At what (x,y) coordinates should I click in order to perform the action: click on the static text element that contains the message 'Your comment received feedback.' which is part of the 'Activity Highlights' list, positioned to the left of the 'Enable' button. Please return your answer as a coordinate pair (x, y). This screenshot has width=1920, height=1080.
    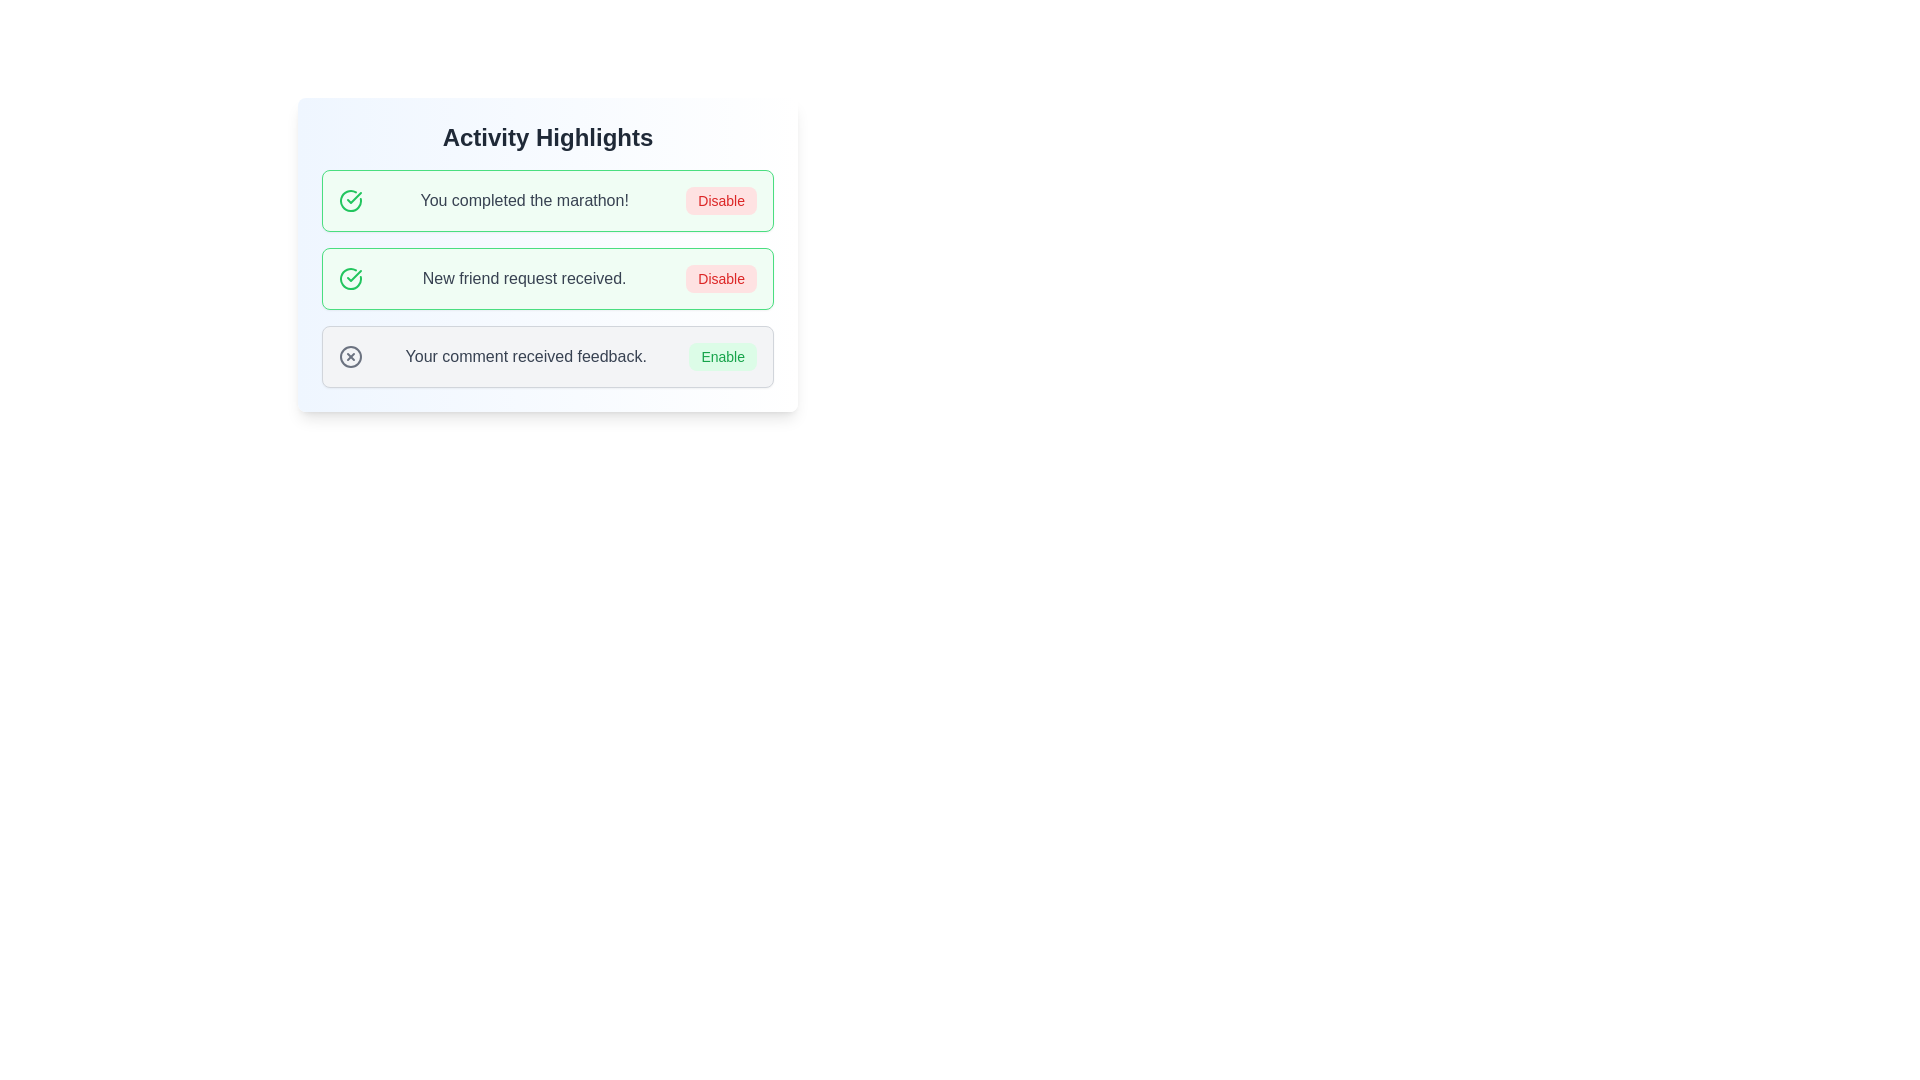
    Looking at the image, I should click on (526, 356).